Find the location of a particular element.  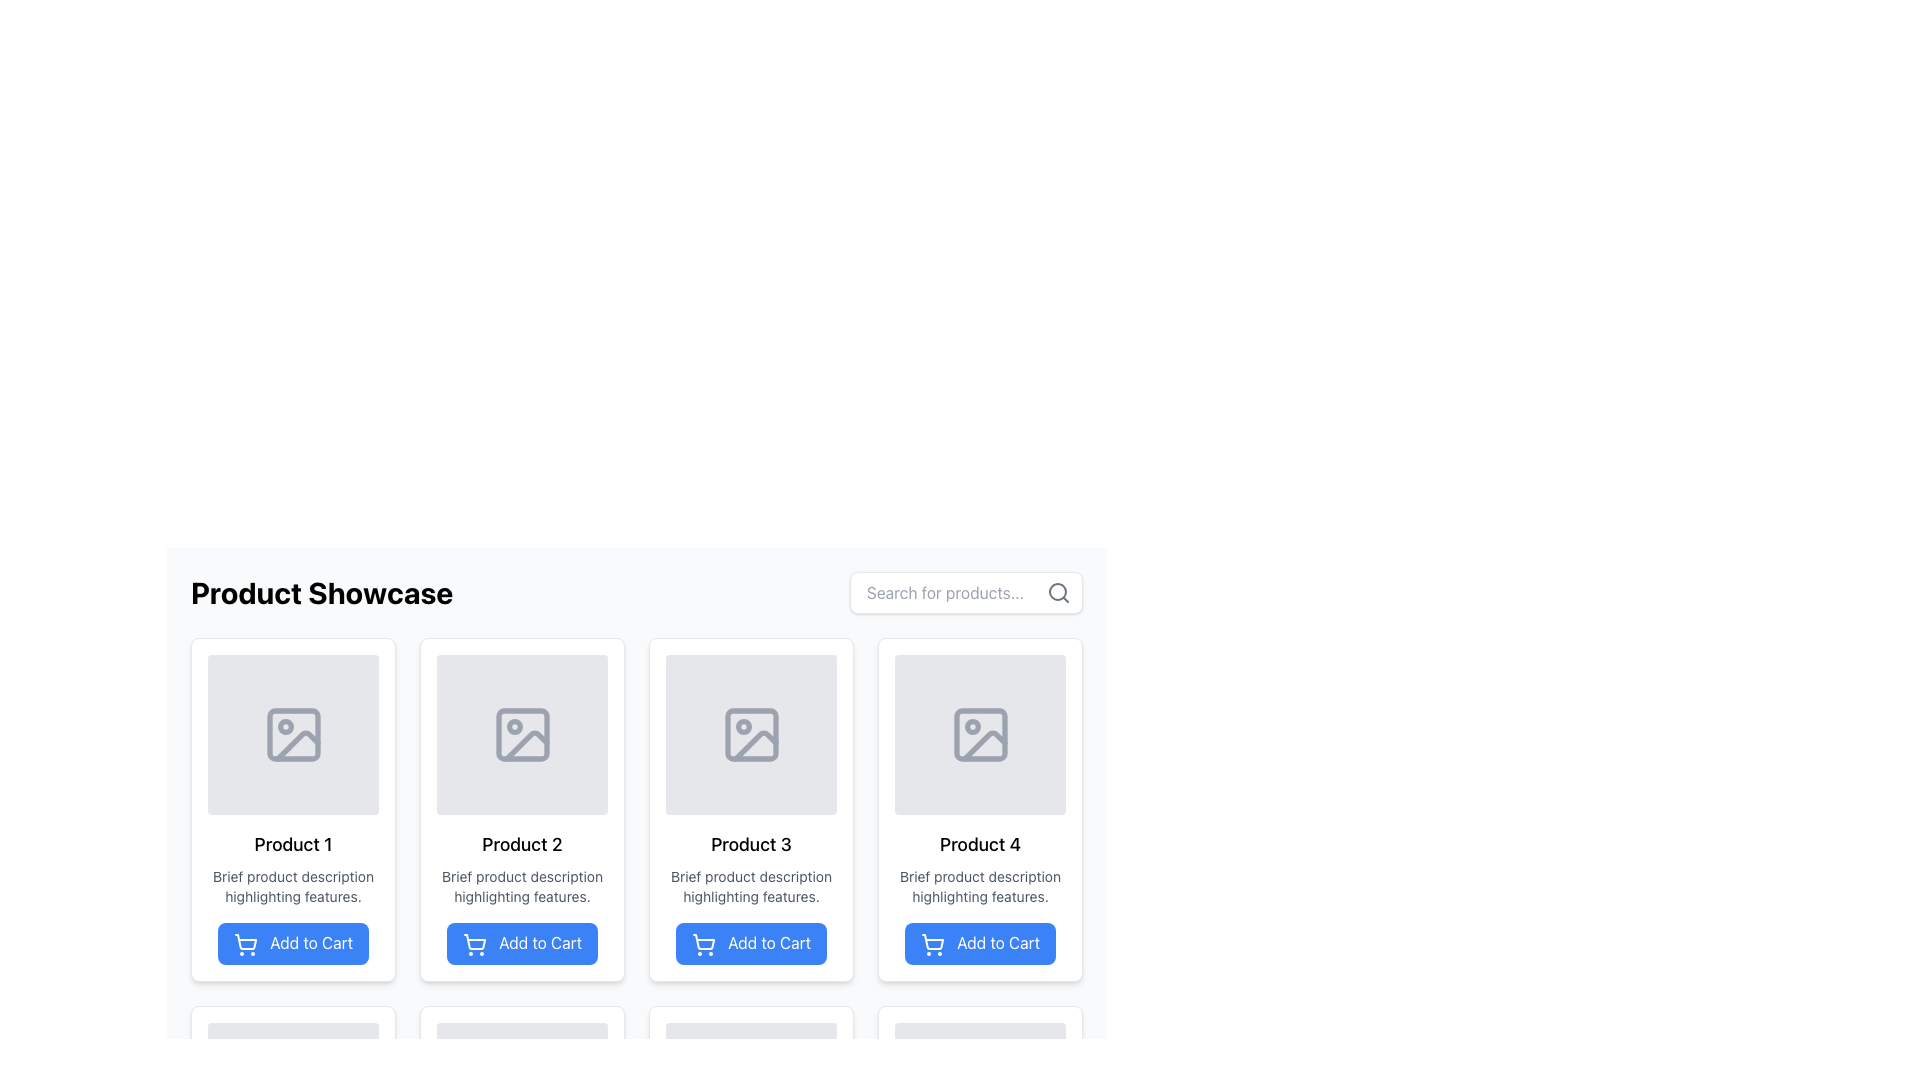

the text label displaying 'Product 2', which is styled with a larger font size and bold weight, located in the second card of the product grid, directly below the placeholder image is located at coordinates (522, 844).